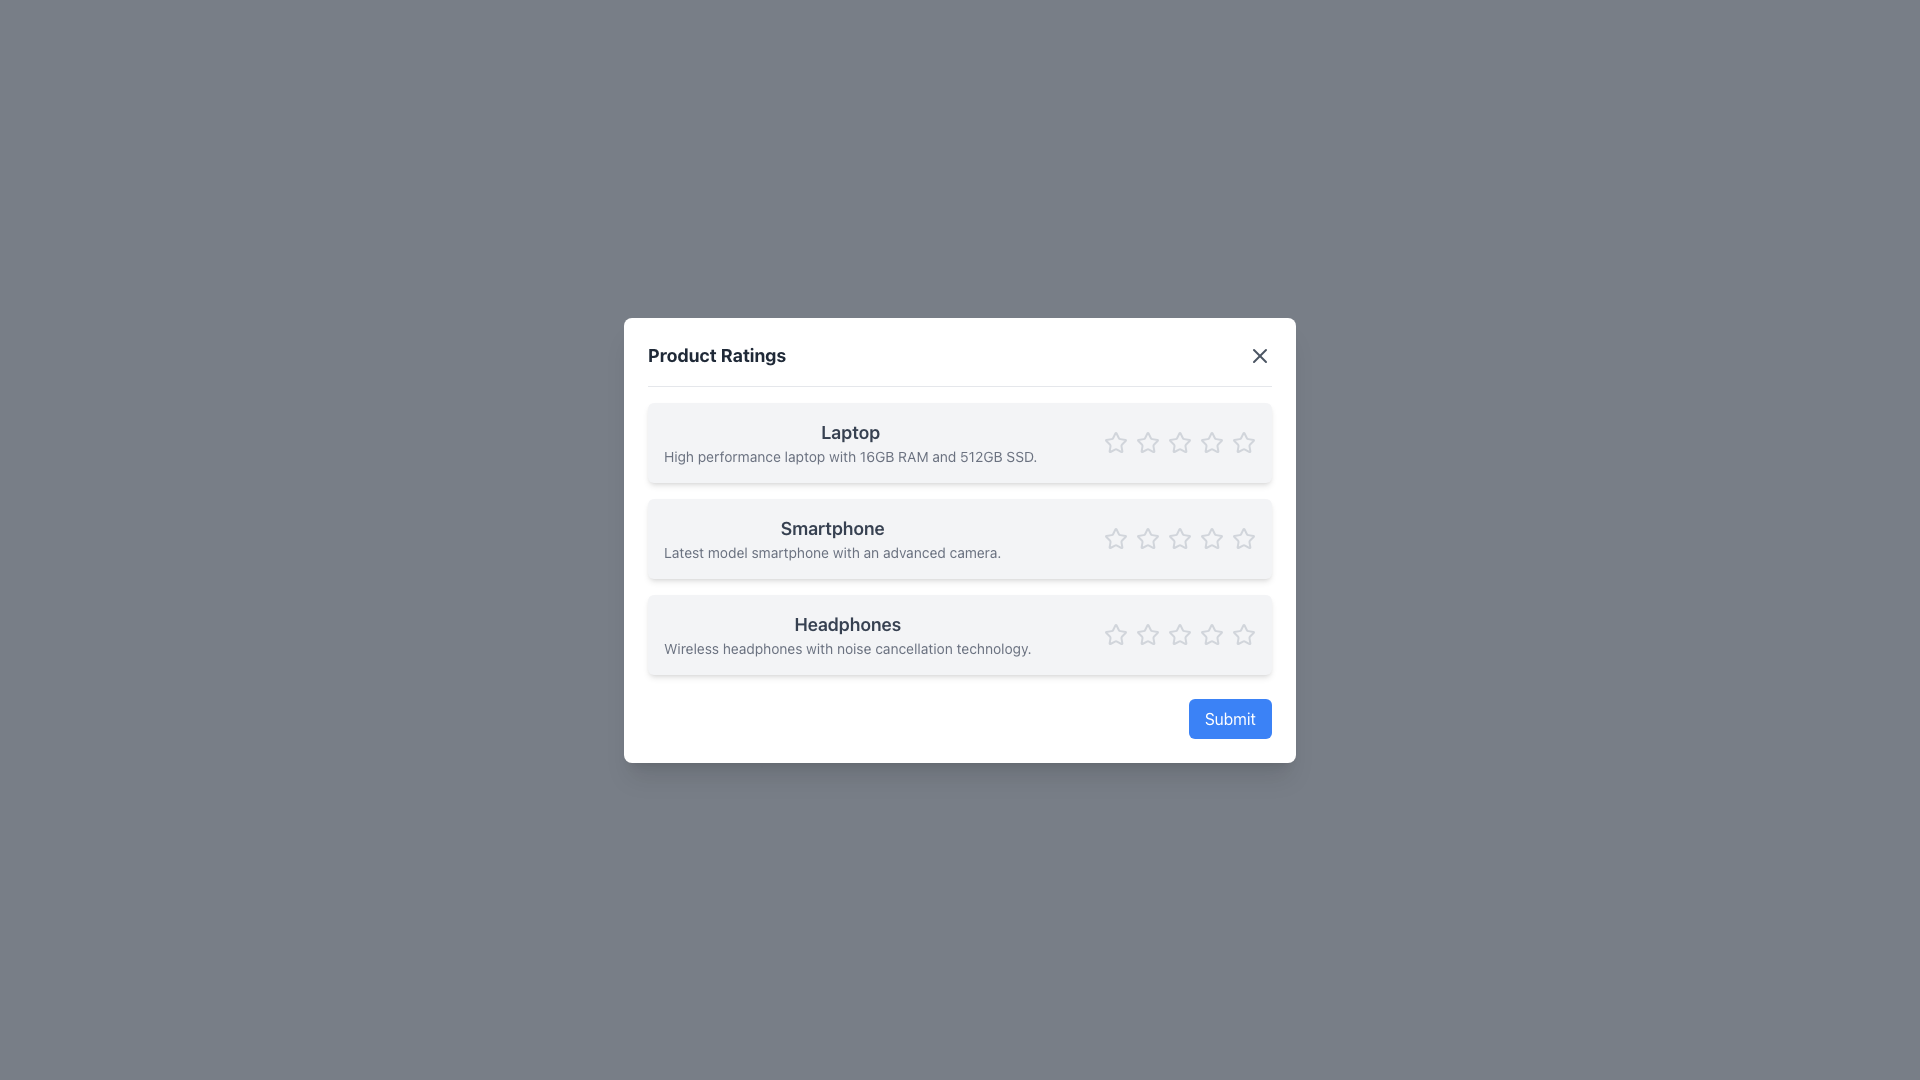 This screenshot has width=1920, height=1080. What do you see at coordinates (832, 537) in the screenshot?
I see `text from the Text Block representing the product category for smartphones, which is the second entry in the vertical list of the 'Product Ratings' dialog` at bounding box center [832, 537].